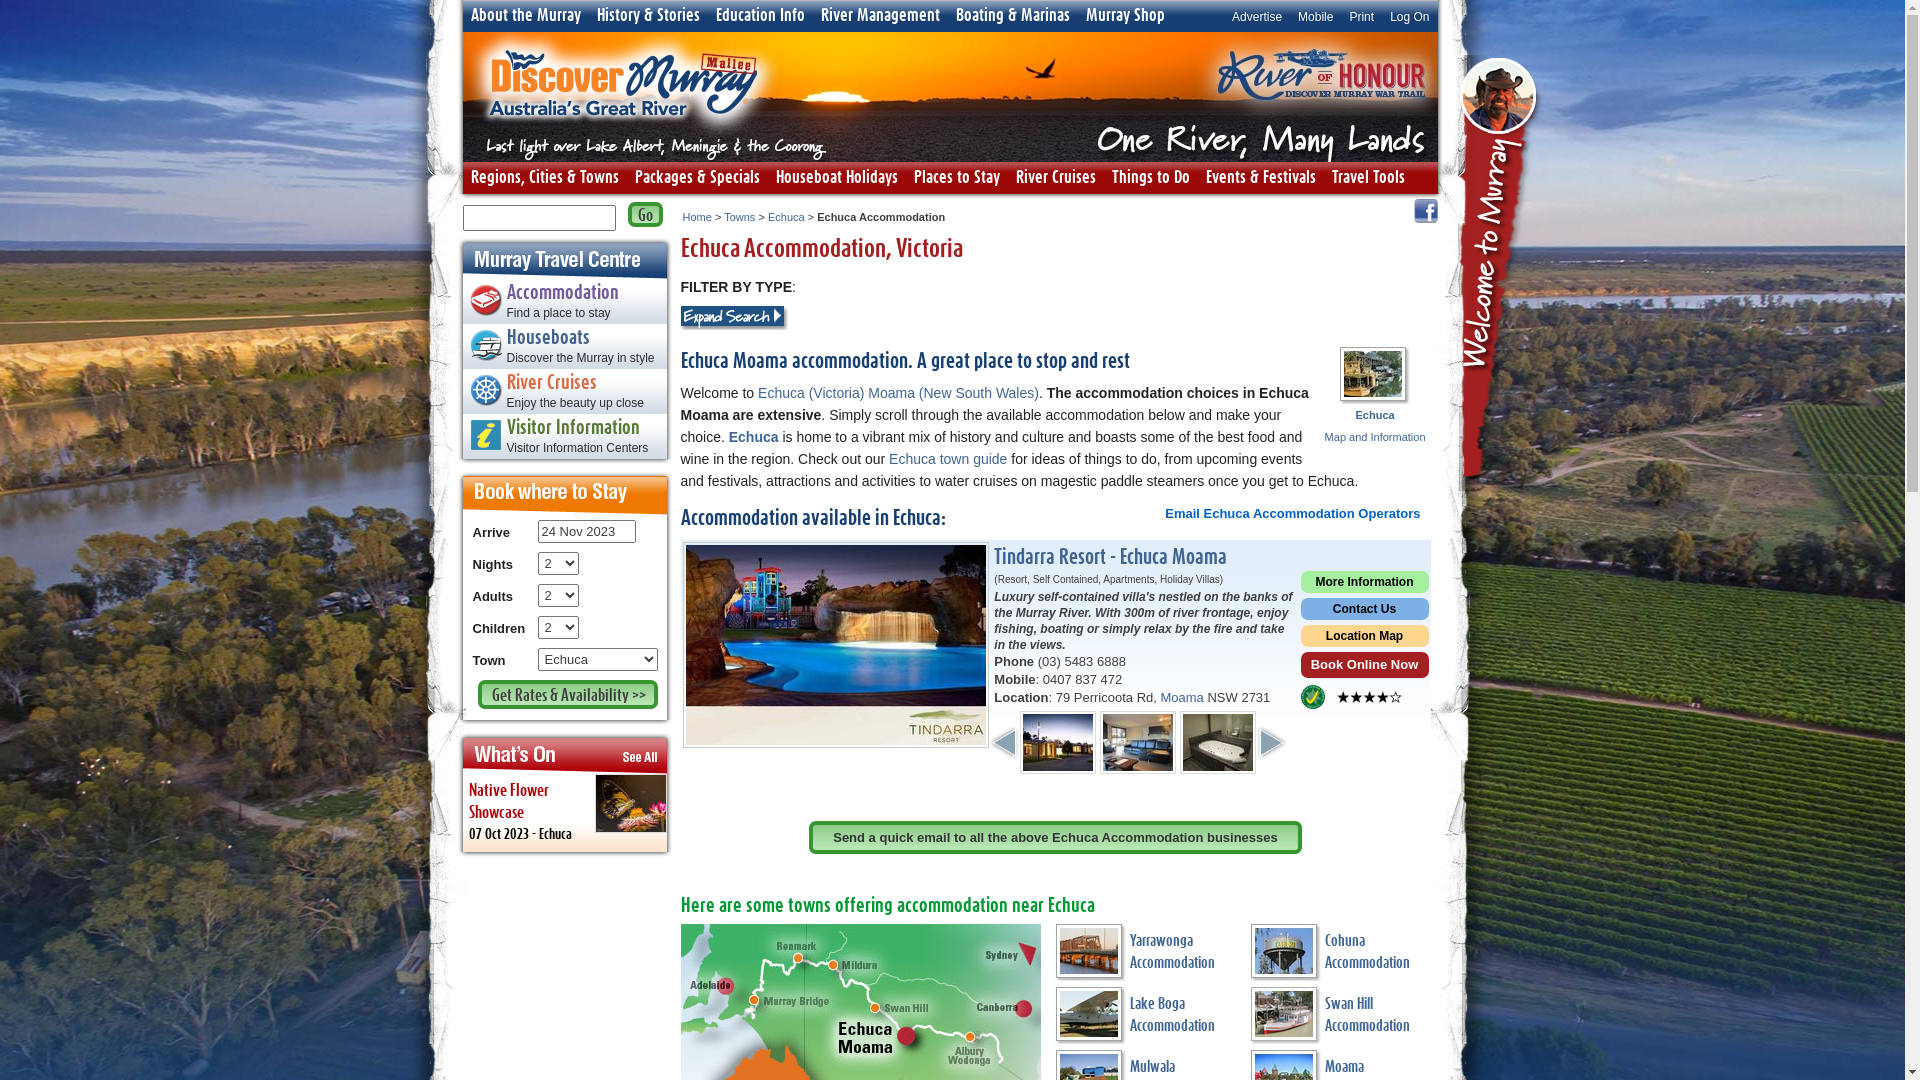 This screenshot has height=1080, width=1920. Describe the element at coordinates (1311, 696) in the screenshot. I see `'Accredited Tourism Business'` at that location.